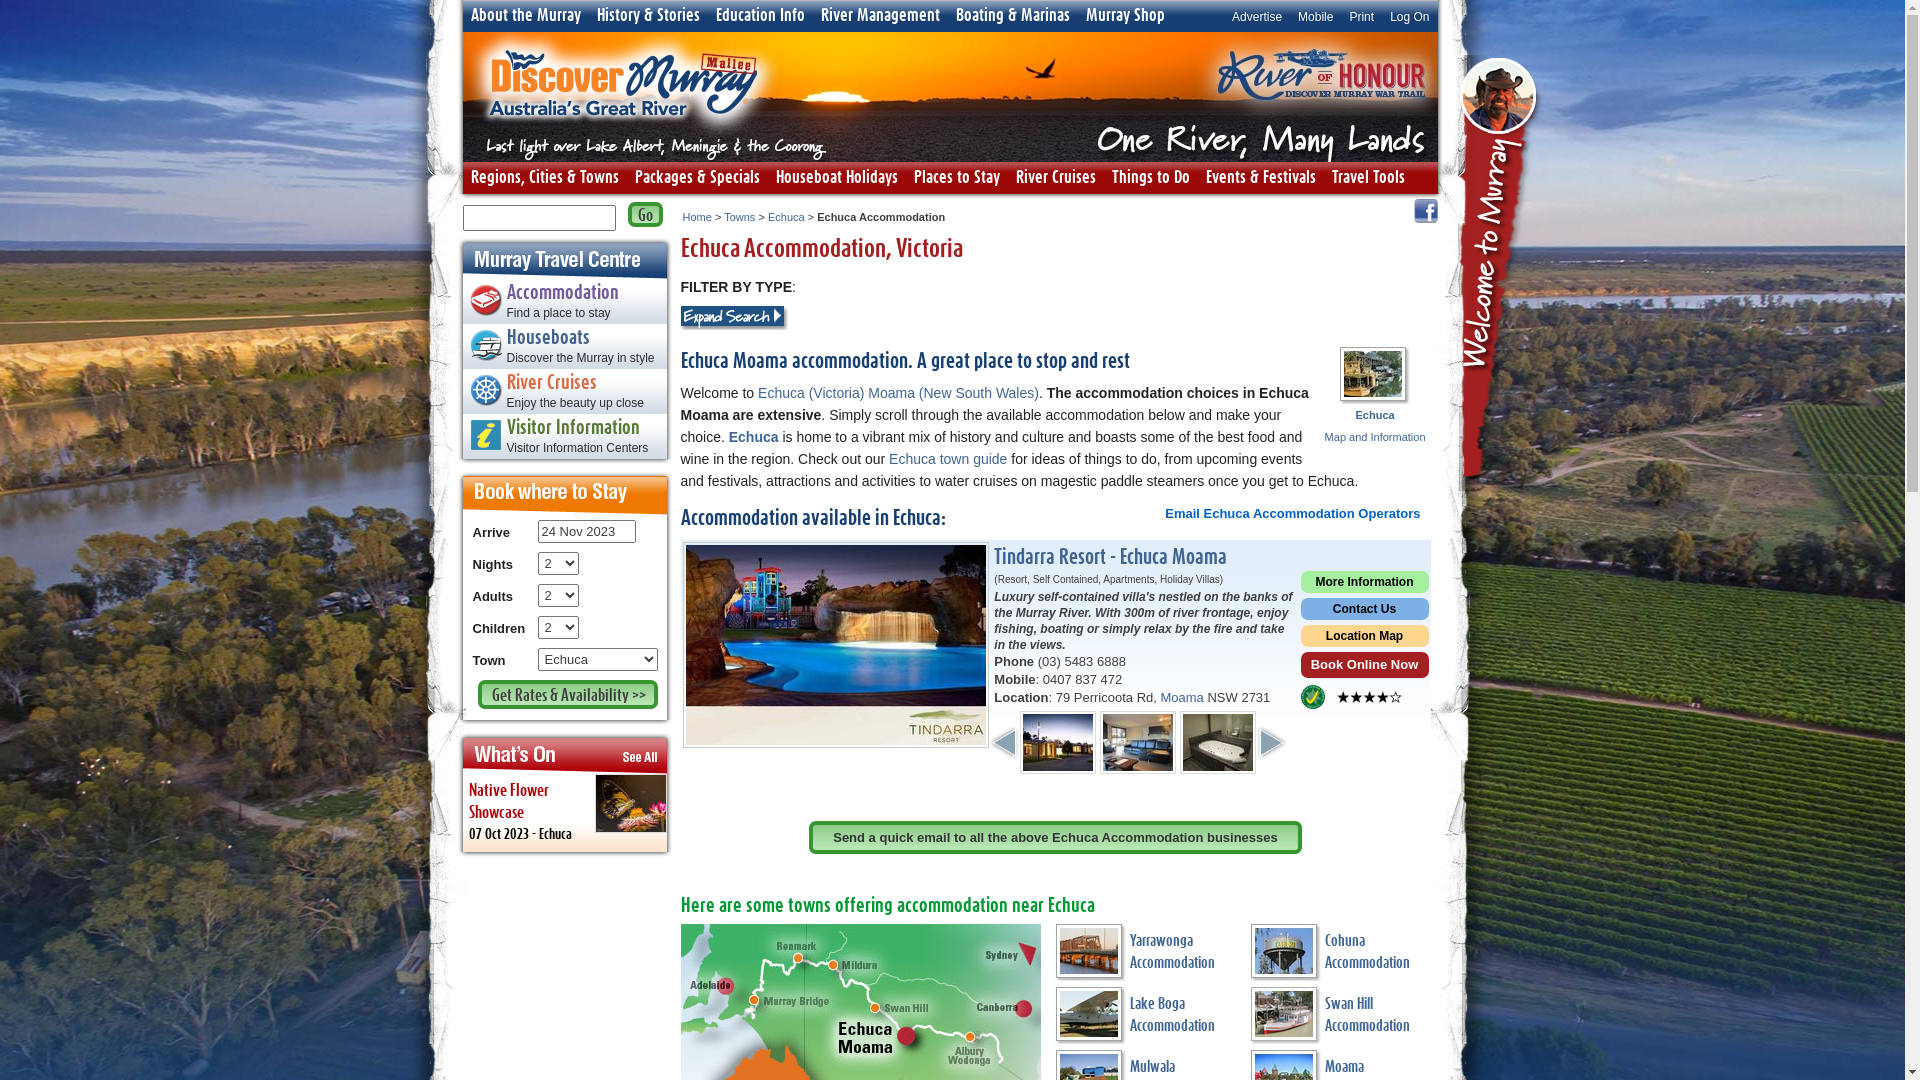 This screenshot has height=1080, width=1920. Describe the element at coordinates (1311, 696) in the screenshot. I see `'Accredited Tourism Business'` at that location.